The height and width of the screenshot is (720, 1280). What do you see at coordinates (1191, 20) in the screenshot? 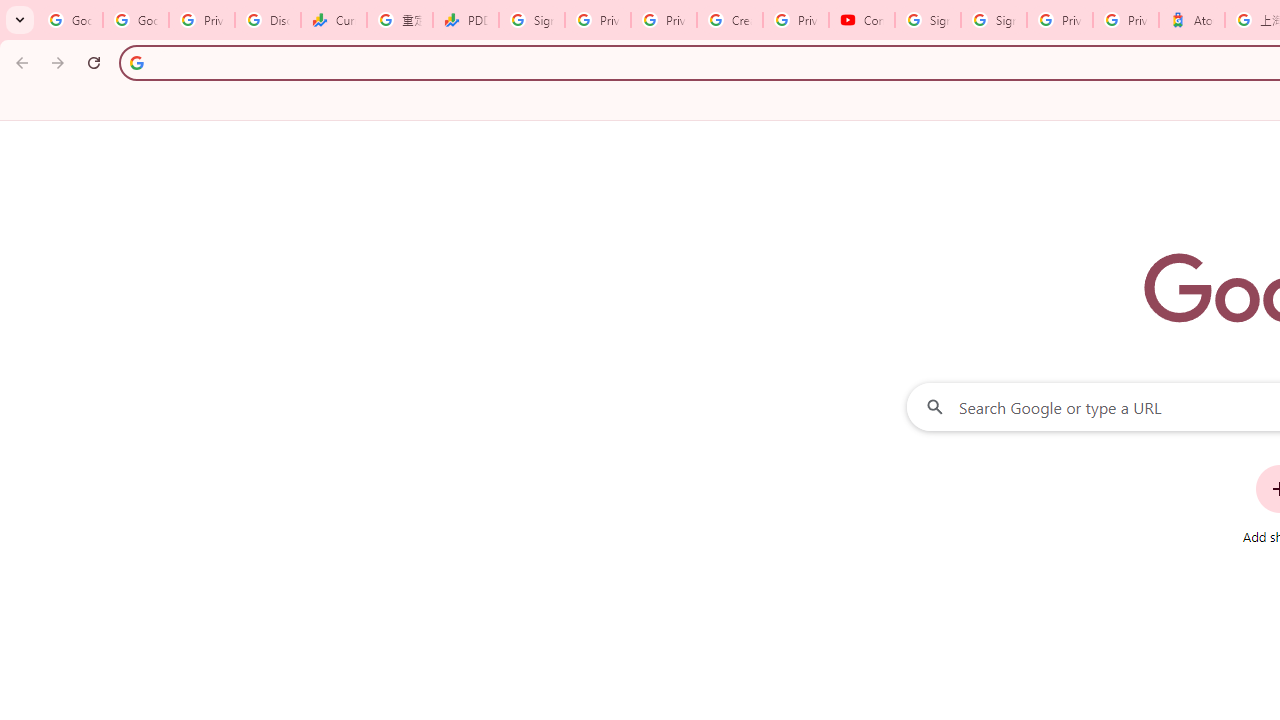
I see `'Atour Hotel - Google hotels'` at bounding box center [1191, 20].